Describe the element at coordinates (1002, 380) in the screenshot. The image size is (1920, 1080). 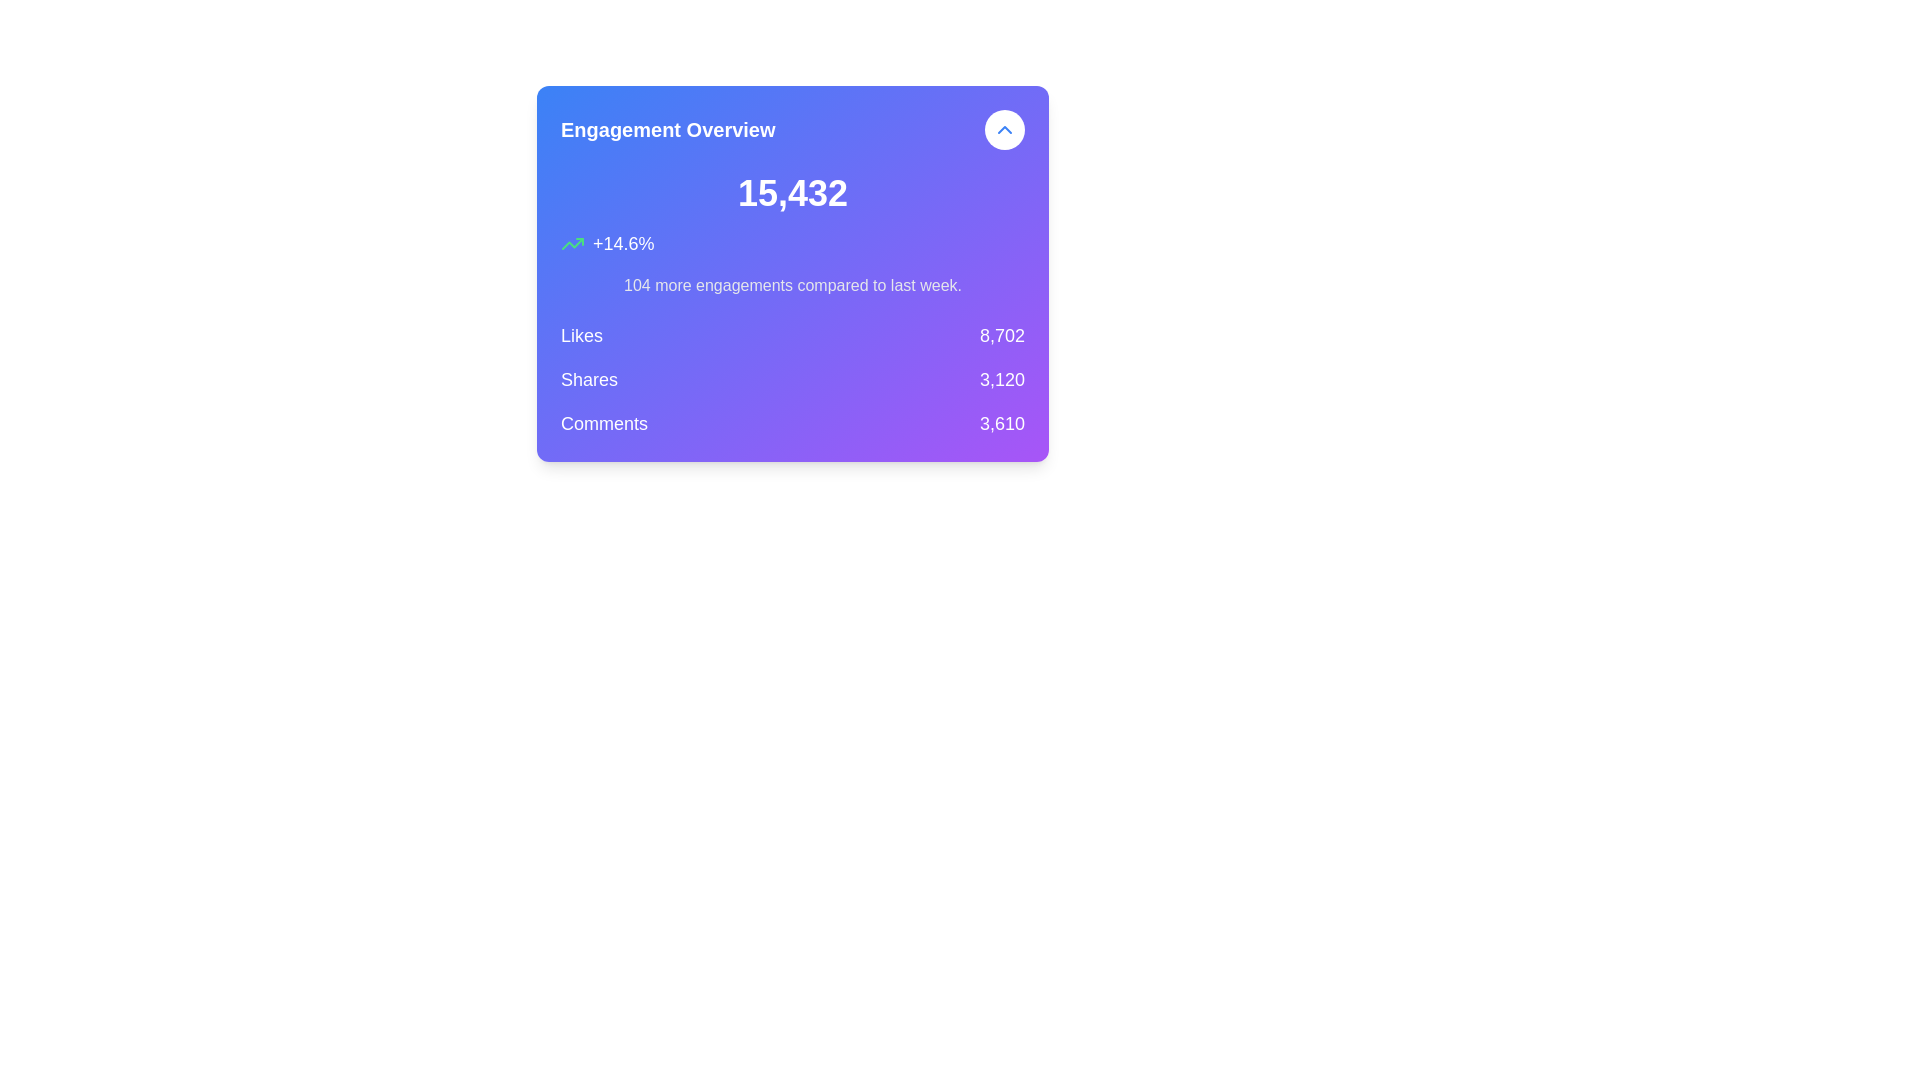
I see `the static text display that shows the number '3,120' associated with the 'Shares' label in the engagement overview panel` at that location.